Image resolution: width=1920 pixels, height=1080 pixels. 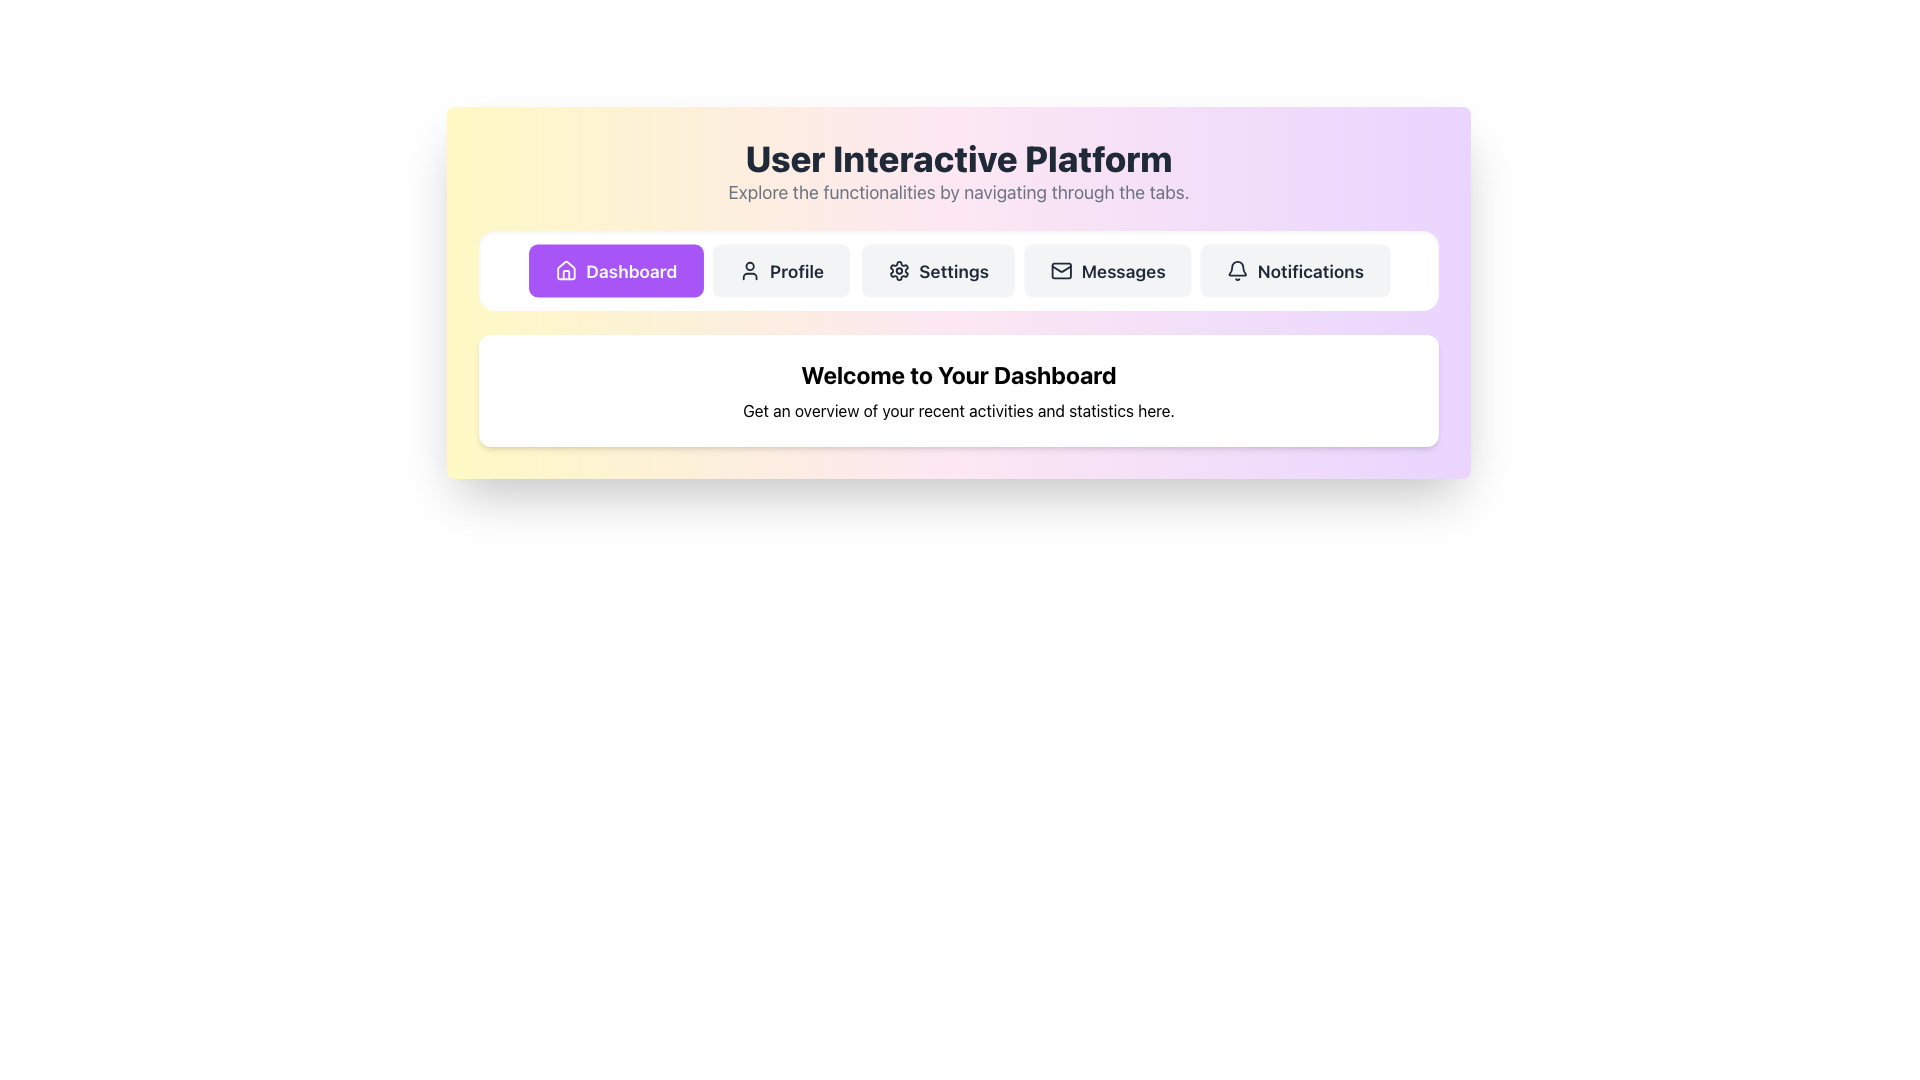 I want to click on the 'Settings' button, which is a rectangular button with a light gray background and dark gray text, featuring a gear icon to the left of the text, located near the center of the top section of the interface, so click(x=937, y=270).